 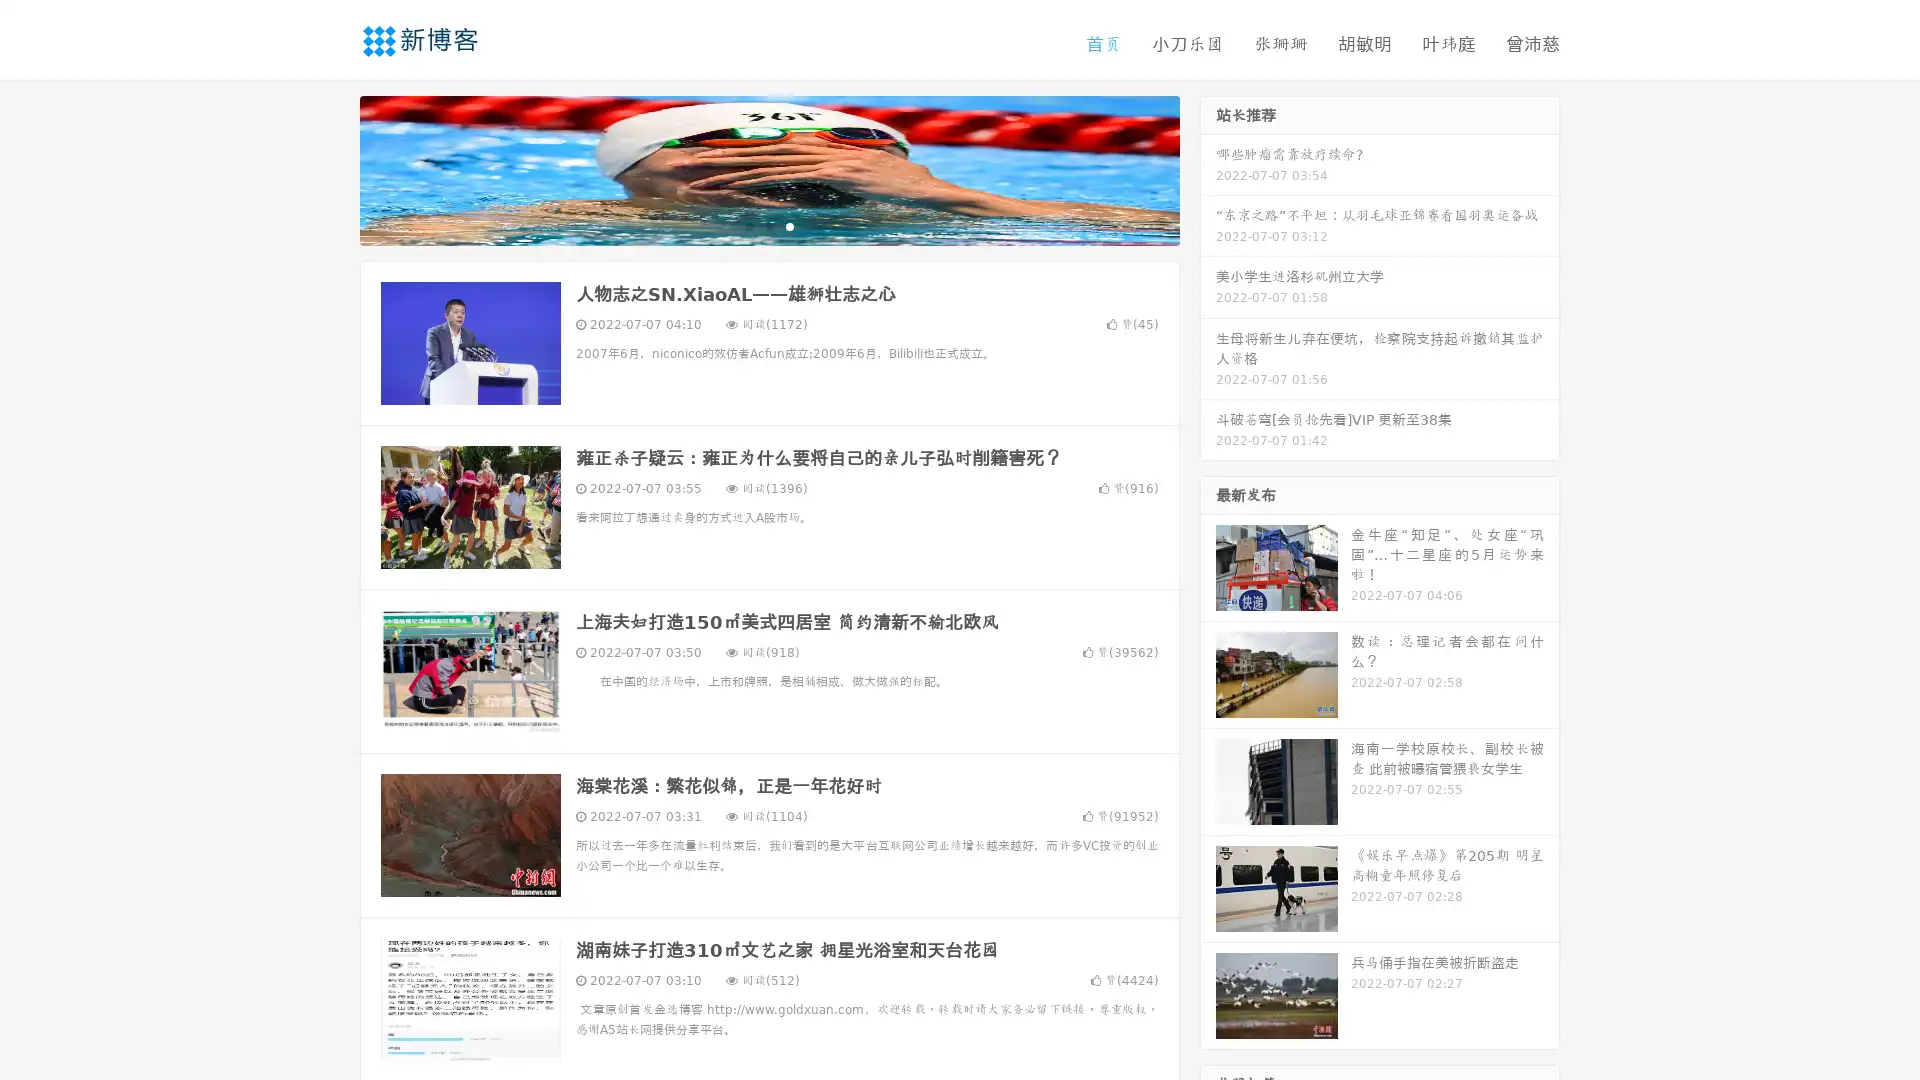 I want to click on Go to slide 1, so click(x=748, y=225).